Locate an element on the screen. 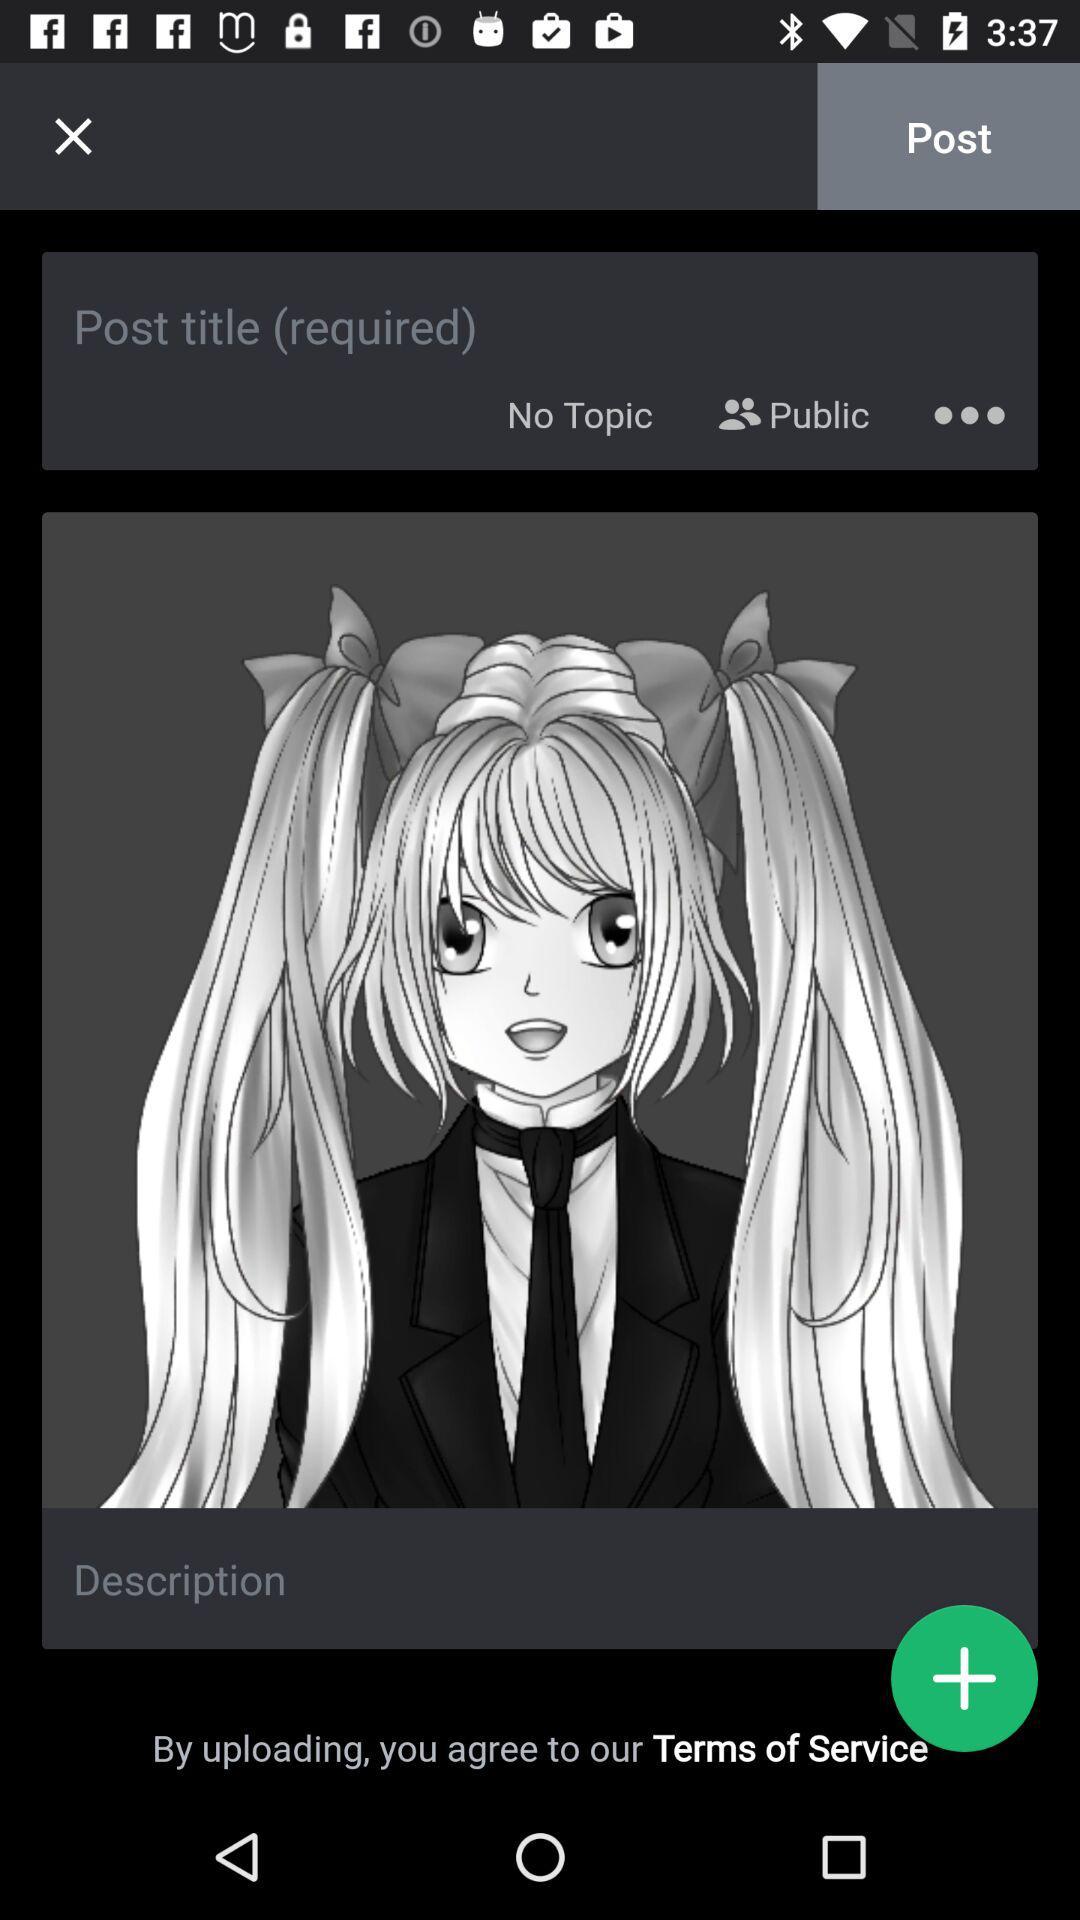 The image size is (1080, 1920). exit is located at coordinates (72, 135).